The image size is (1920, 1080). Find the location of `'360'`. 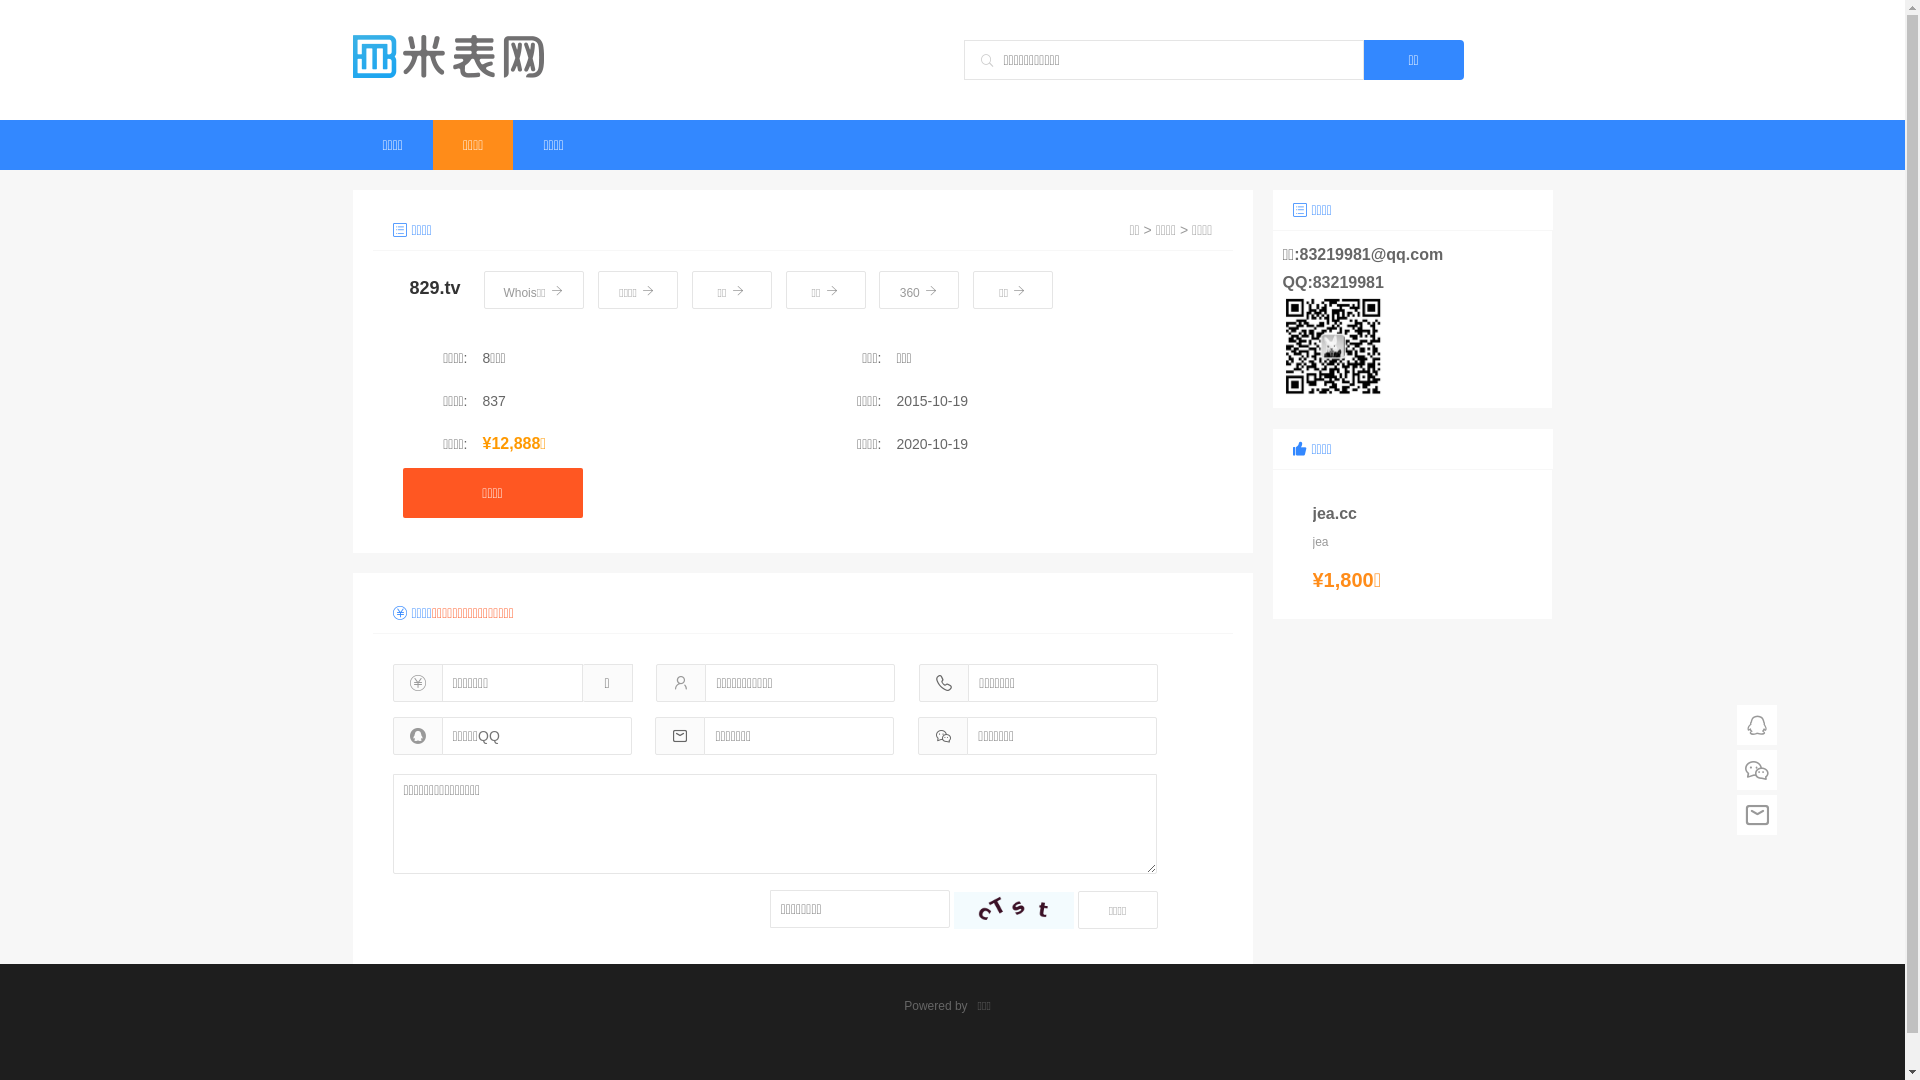

'360' is located at coordinates (878, 289).